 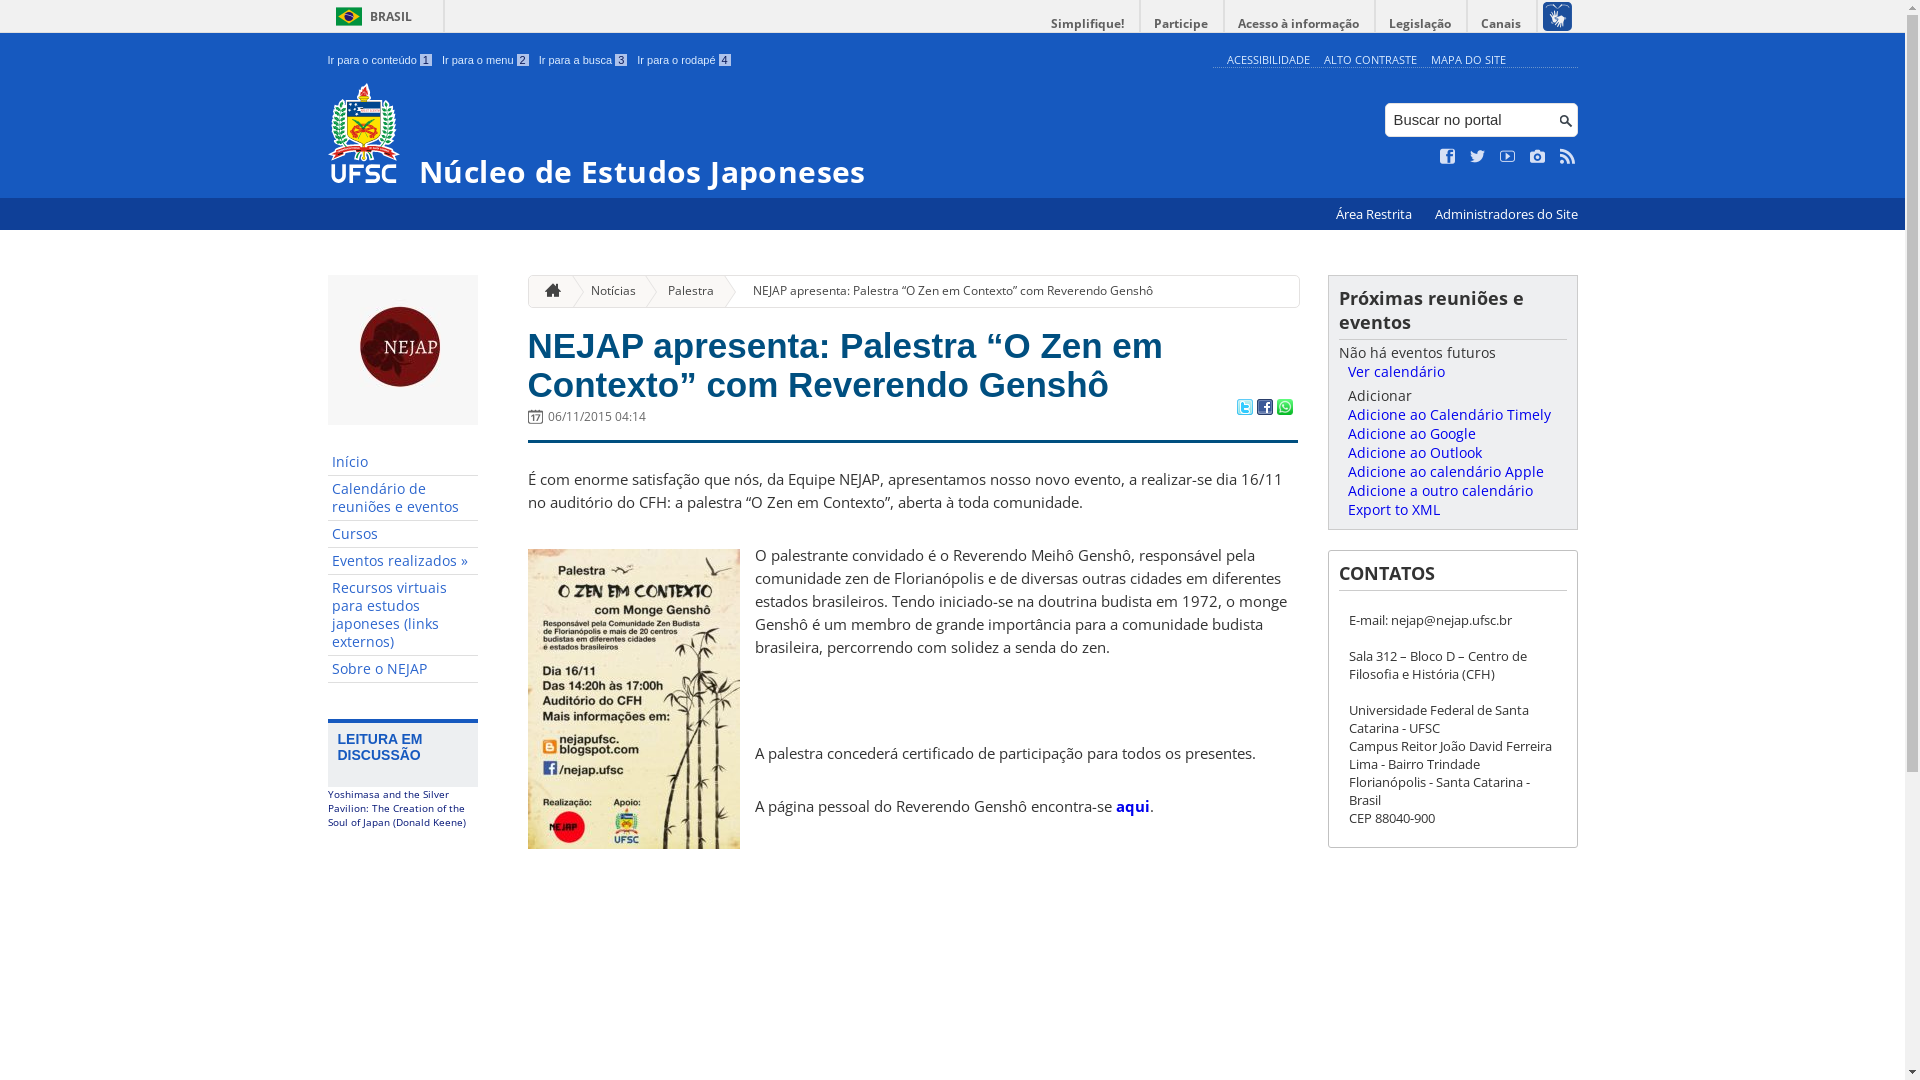 I want to click on 'Siga no Twitter', so click(x=1478, y=156).